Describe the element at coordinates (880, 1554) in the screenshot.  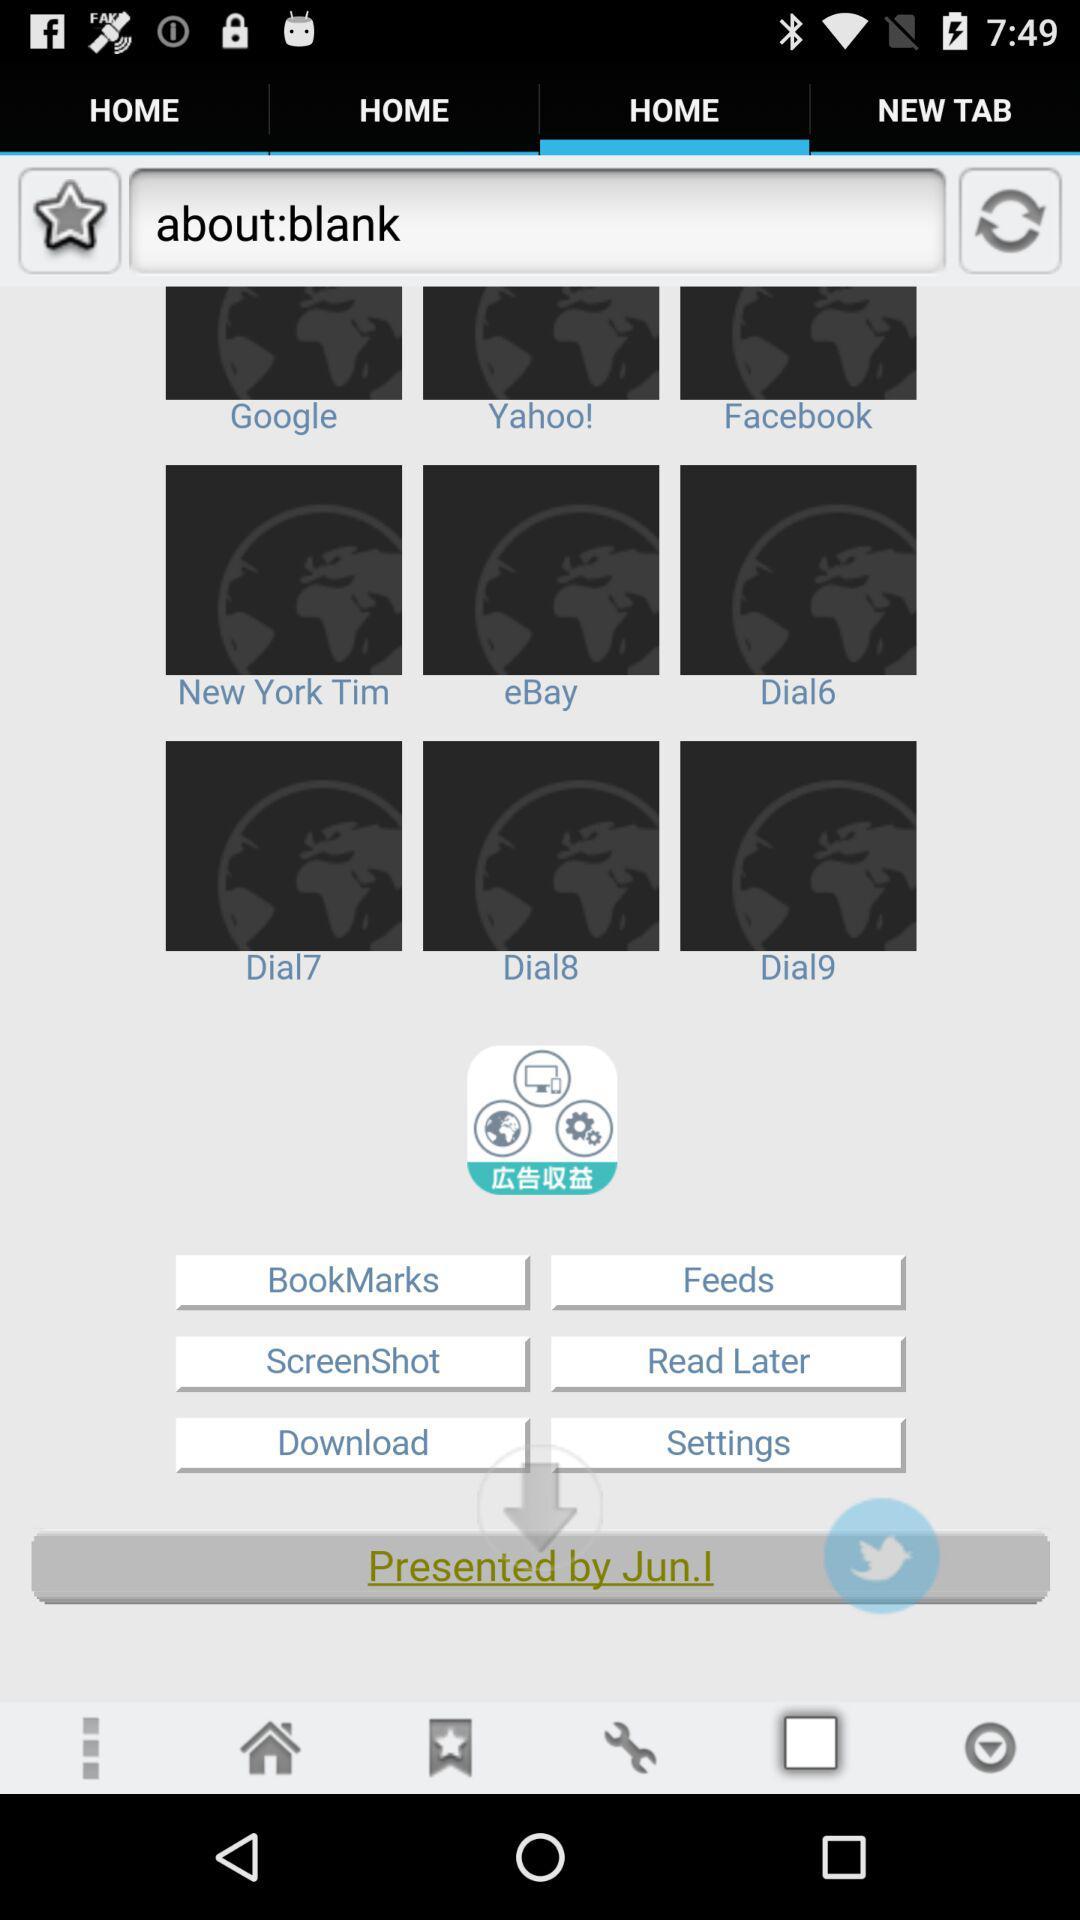
I see `twitter` at that location.